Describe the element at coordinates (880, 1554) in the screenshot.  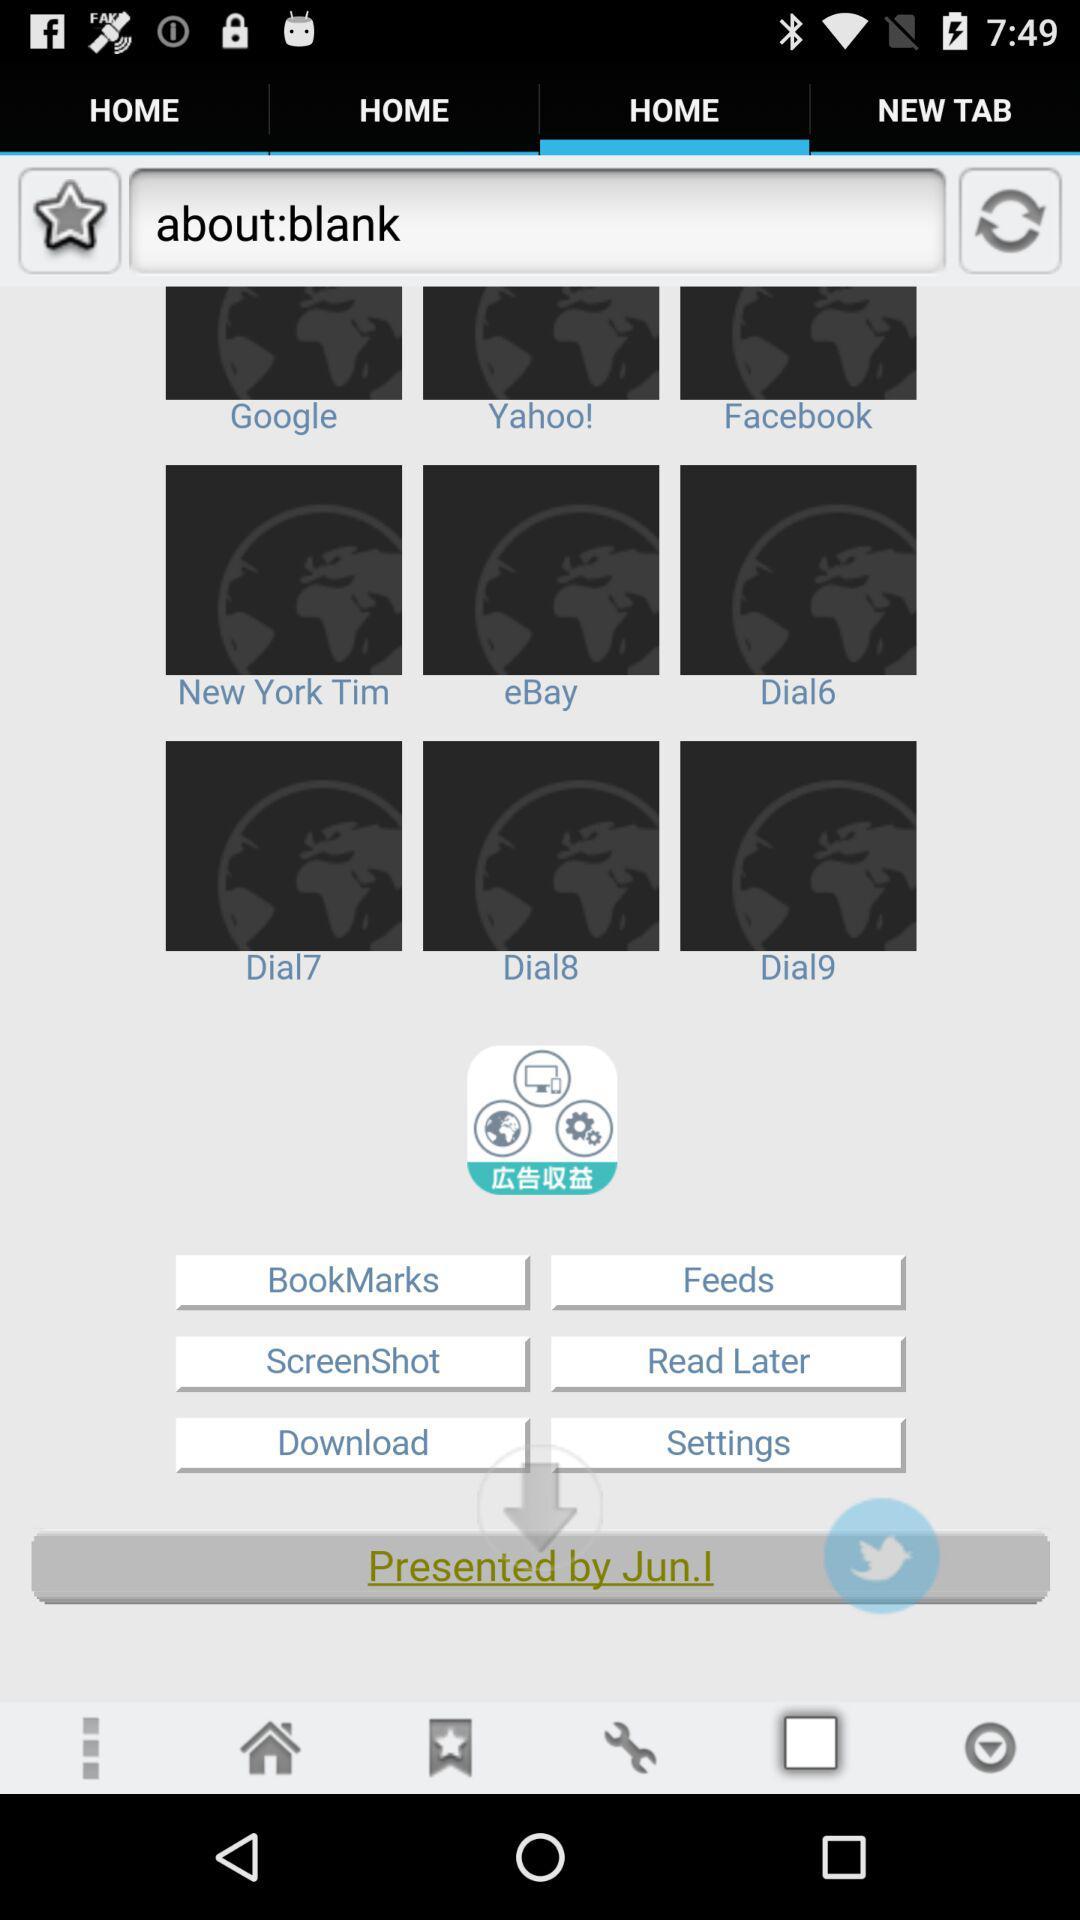
I see `twitter` at that location.